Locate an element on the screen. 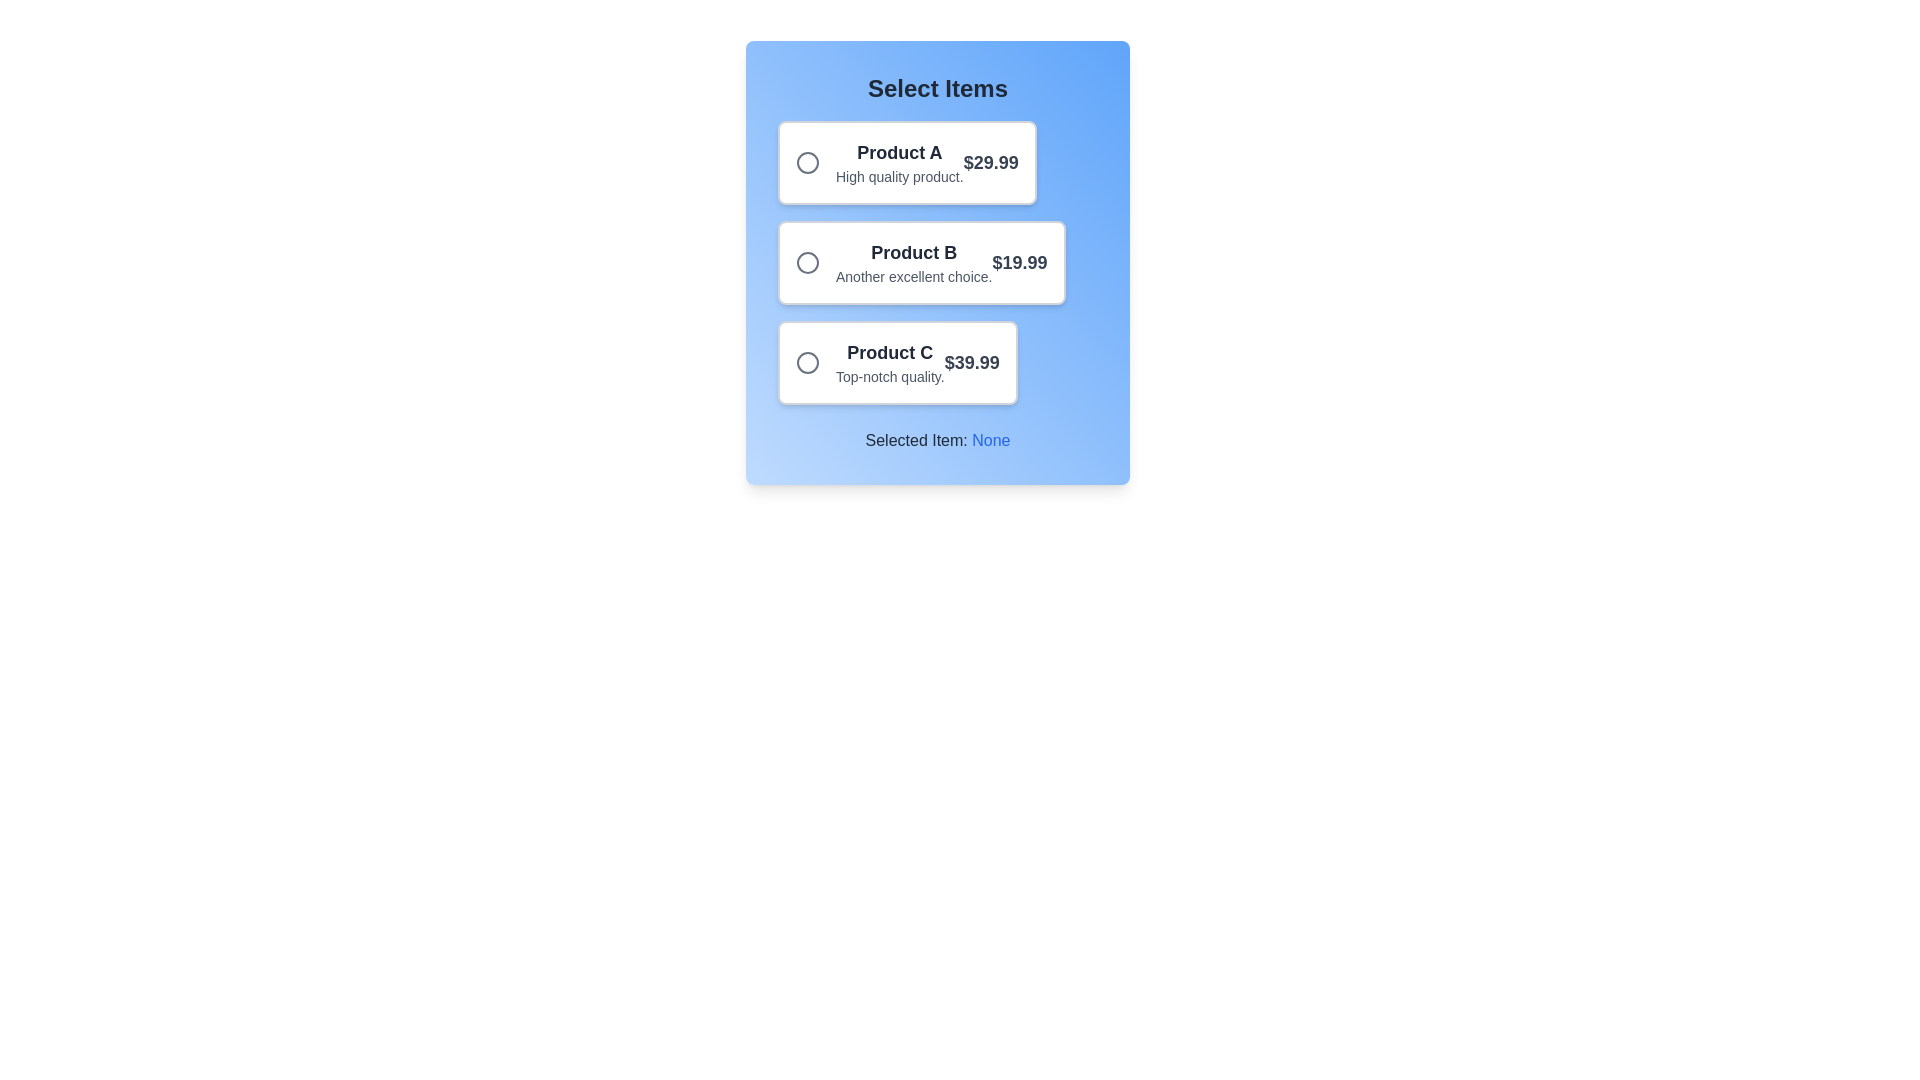  the Static Text element that indicates the currently selected item, which currently shows 'None' is located at coordinates (991, 439).